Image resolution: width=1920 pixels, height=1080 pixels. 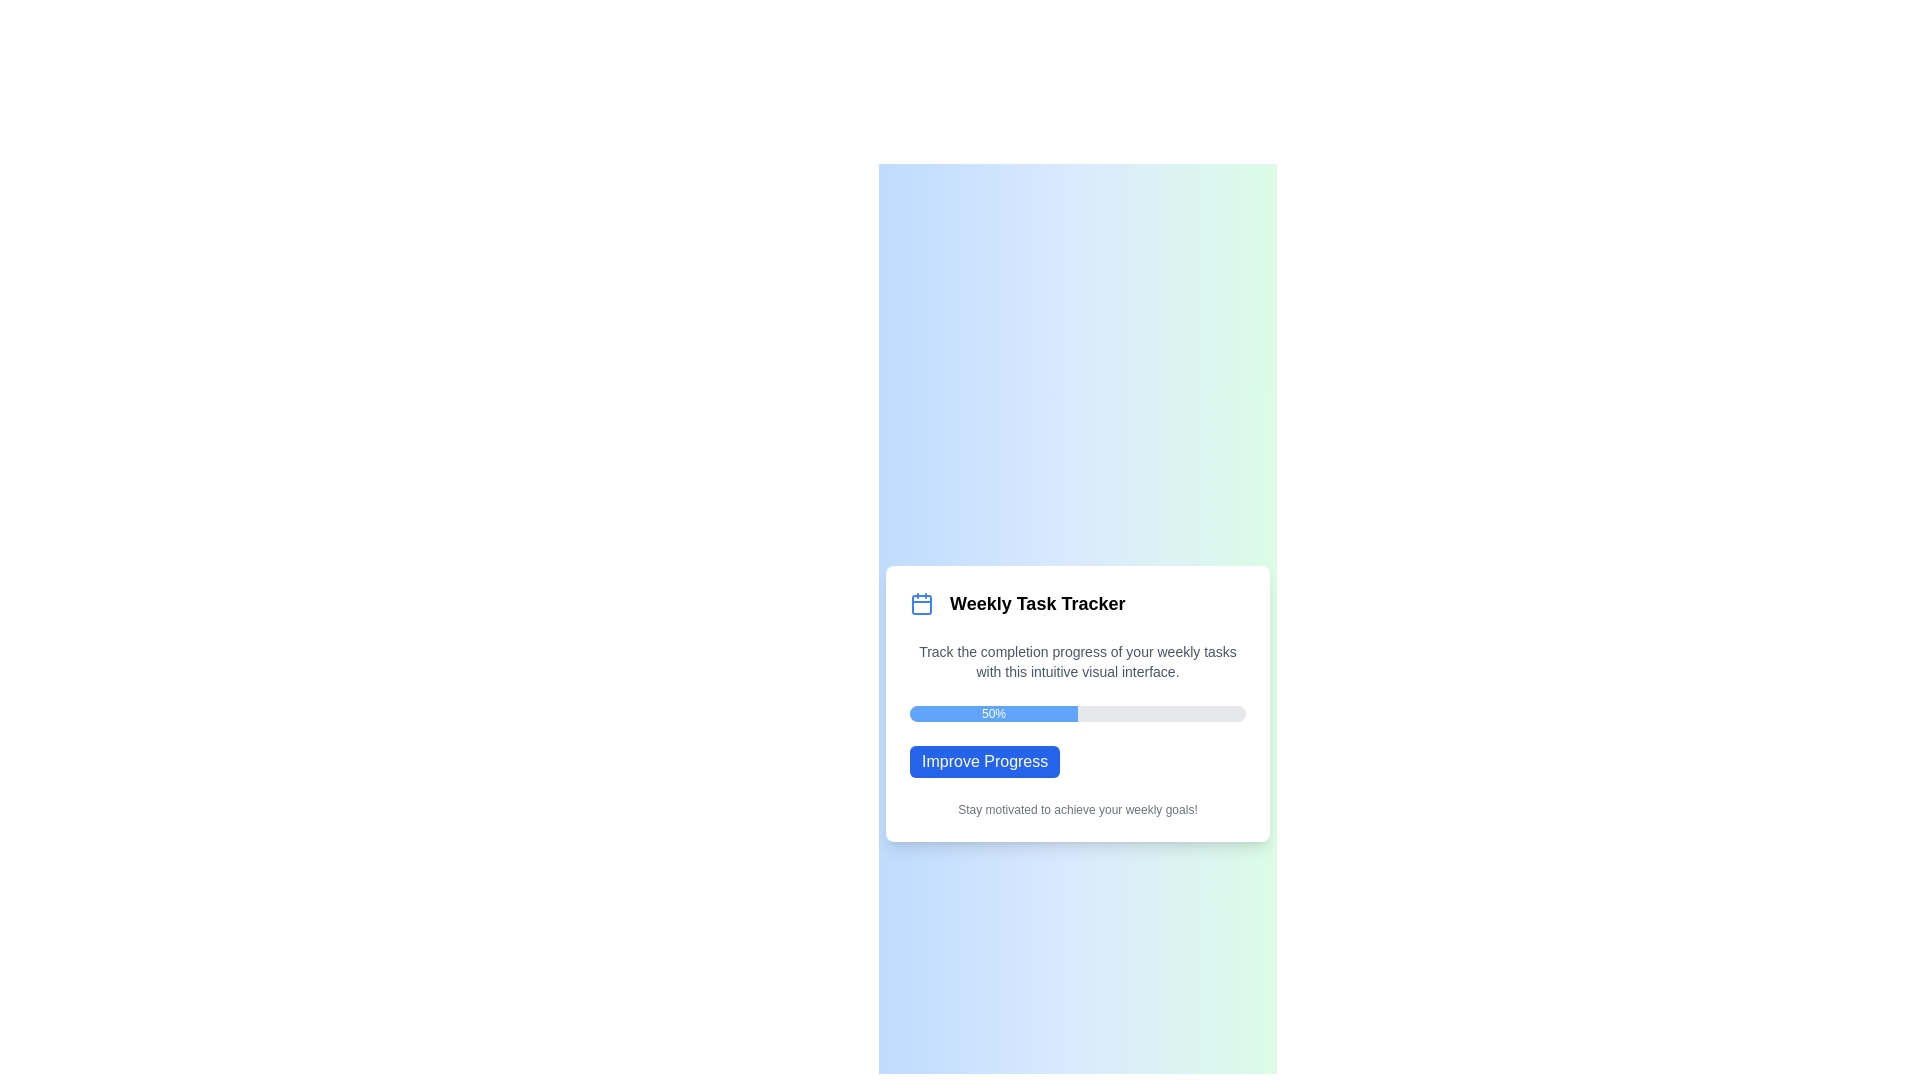 I want to click on the Progress Bar Segment that visually represents a 50% filled portion of the progress bar, located in the middle of the card's interface, so click(x=993, y=712).